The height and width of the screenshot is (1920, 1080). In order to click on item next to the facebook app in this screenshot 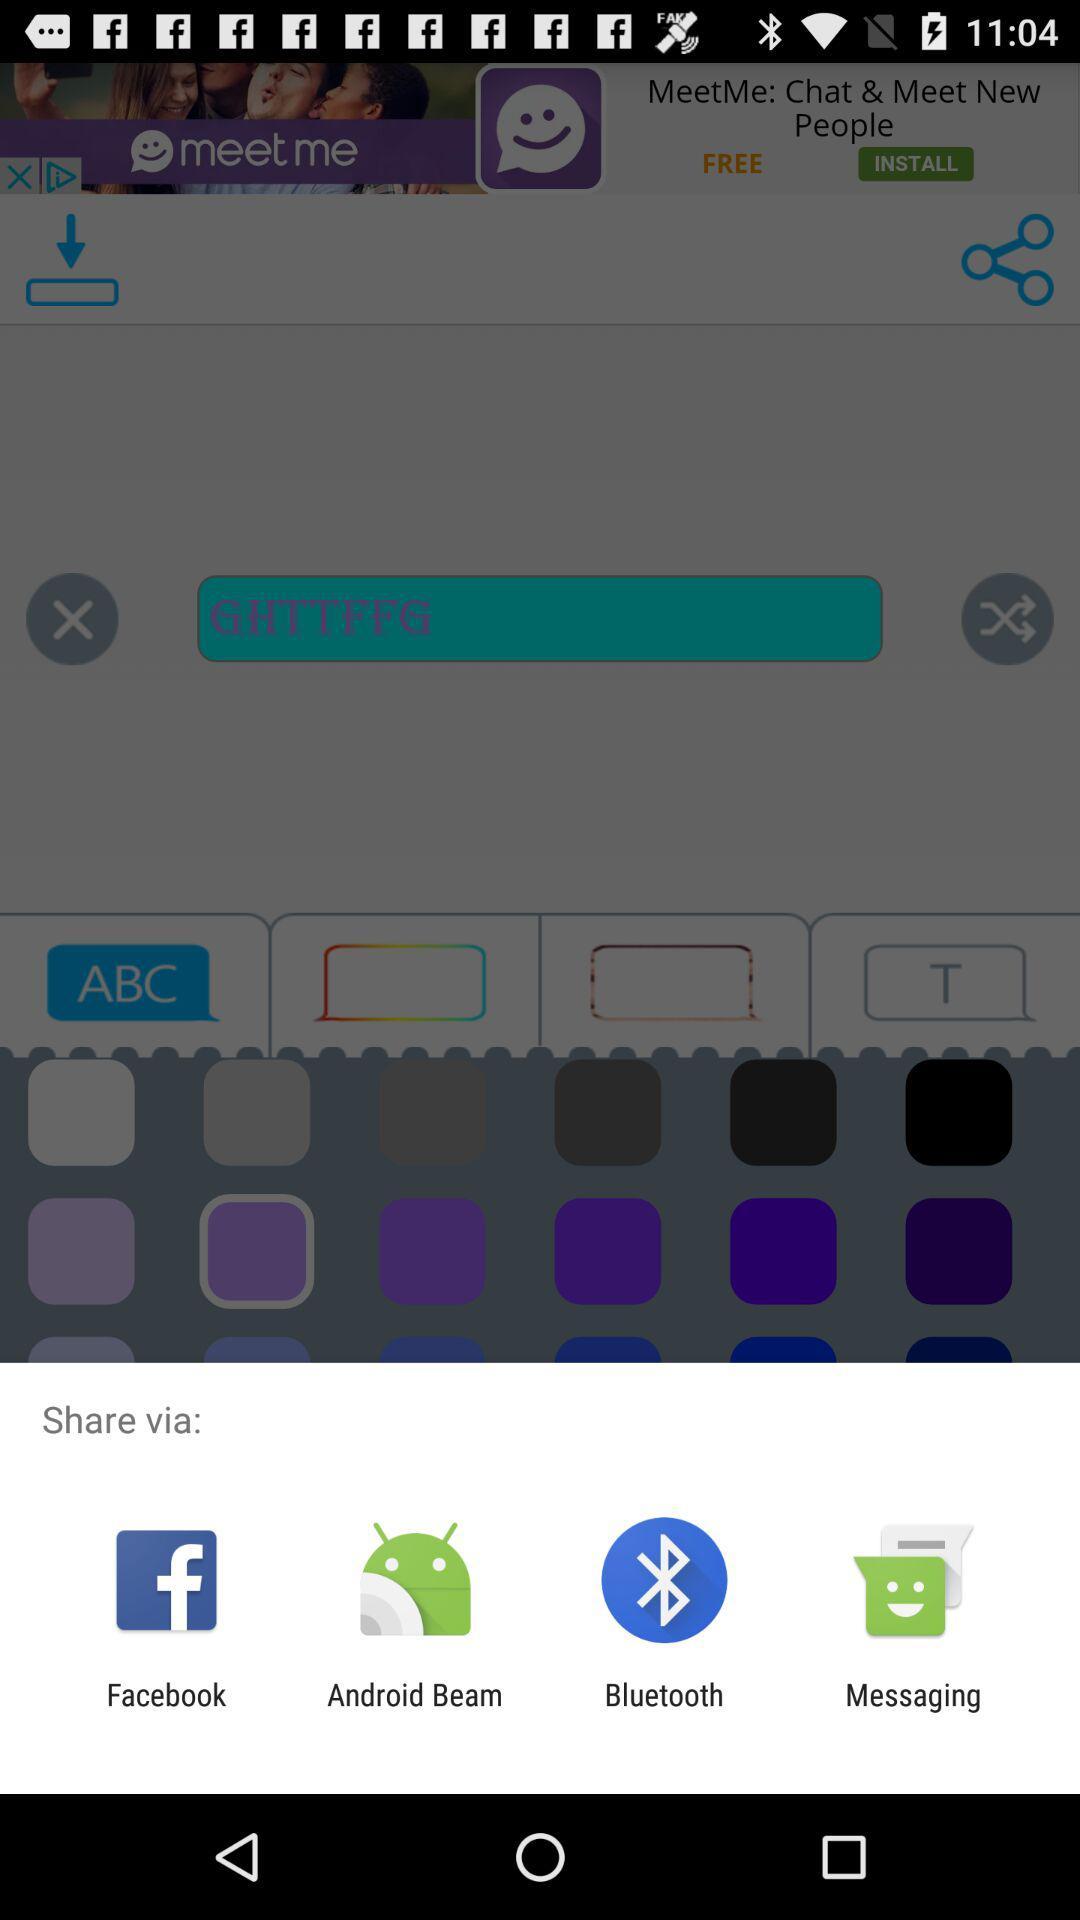, I will do `click(414, 1711)`.